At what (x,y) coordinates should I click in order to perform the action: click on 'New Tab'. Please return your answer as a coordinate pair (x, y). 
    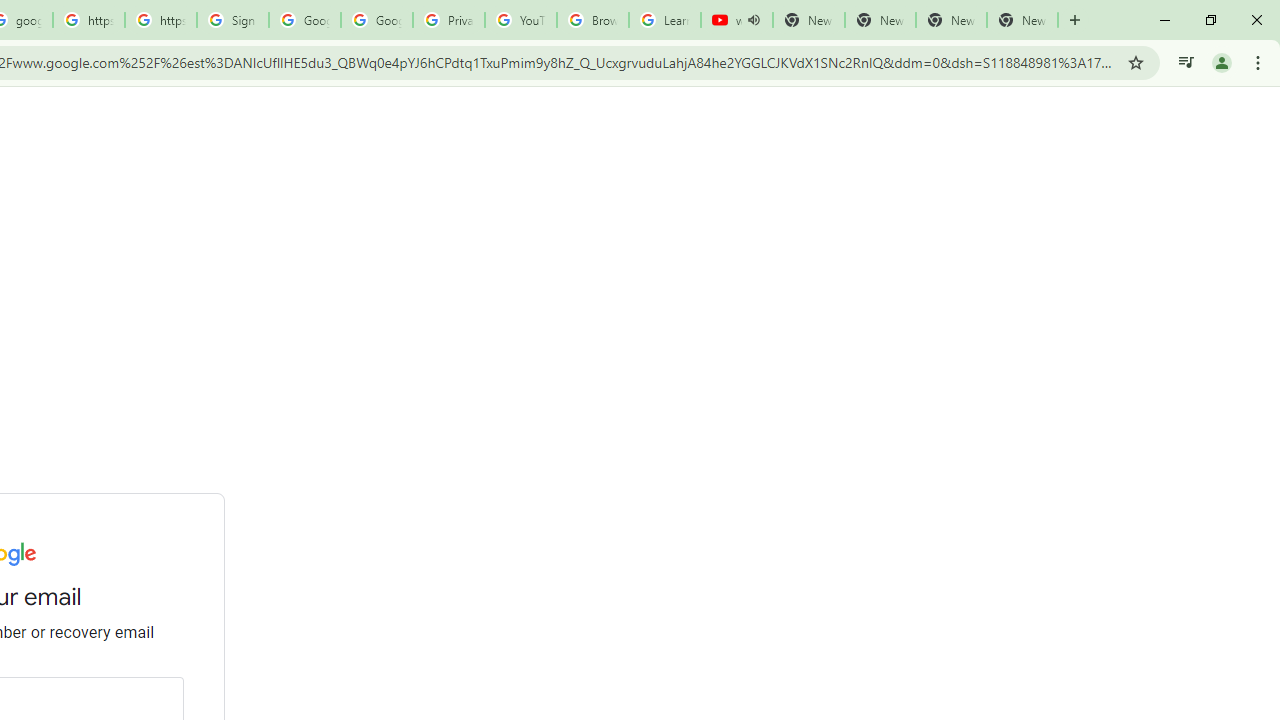
    Looking at the image, I should click on (1022, 20).